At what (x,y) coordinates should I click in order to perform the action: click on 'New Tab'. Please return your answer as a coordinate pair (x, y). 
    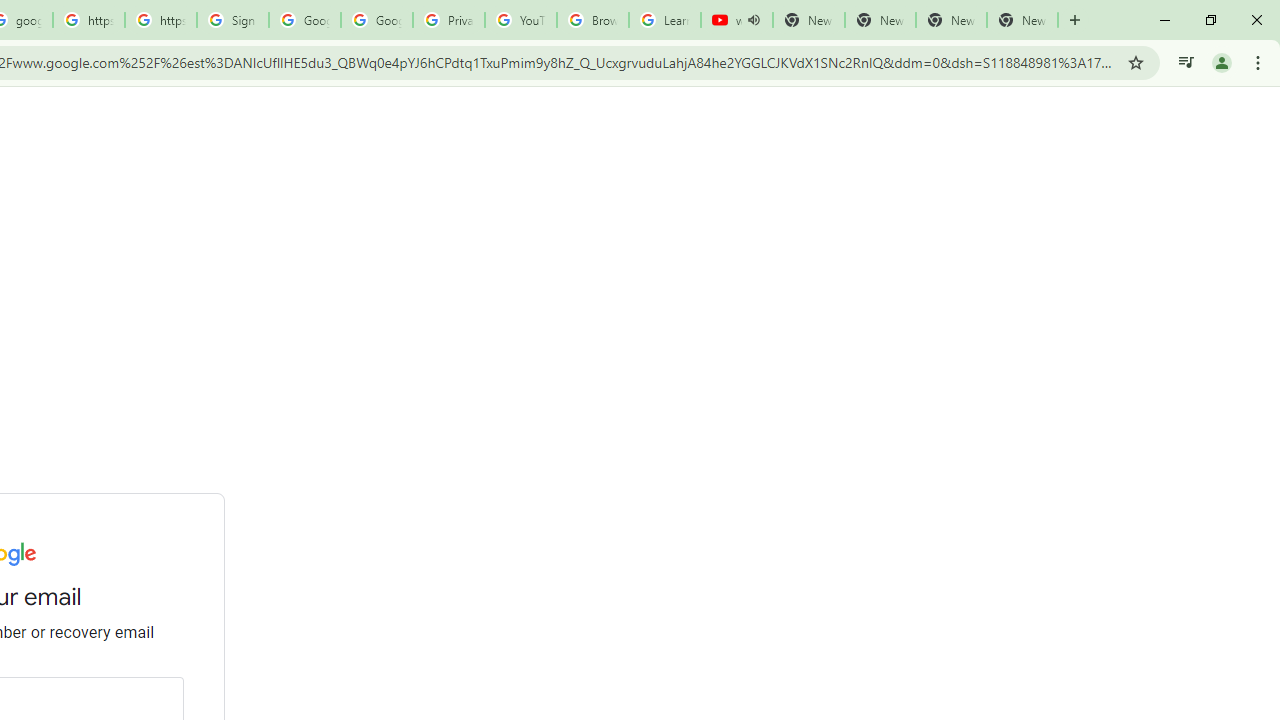
    Looking at the image, I should click on (1022, 20).